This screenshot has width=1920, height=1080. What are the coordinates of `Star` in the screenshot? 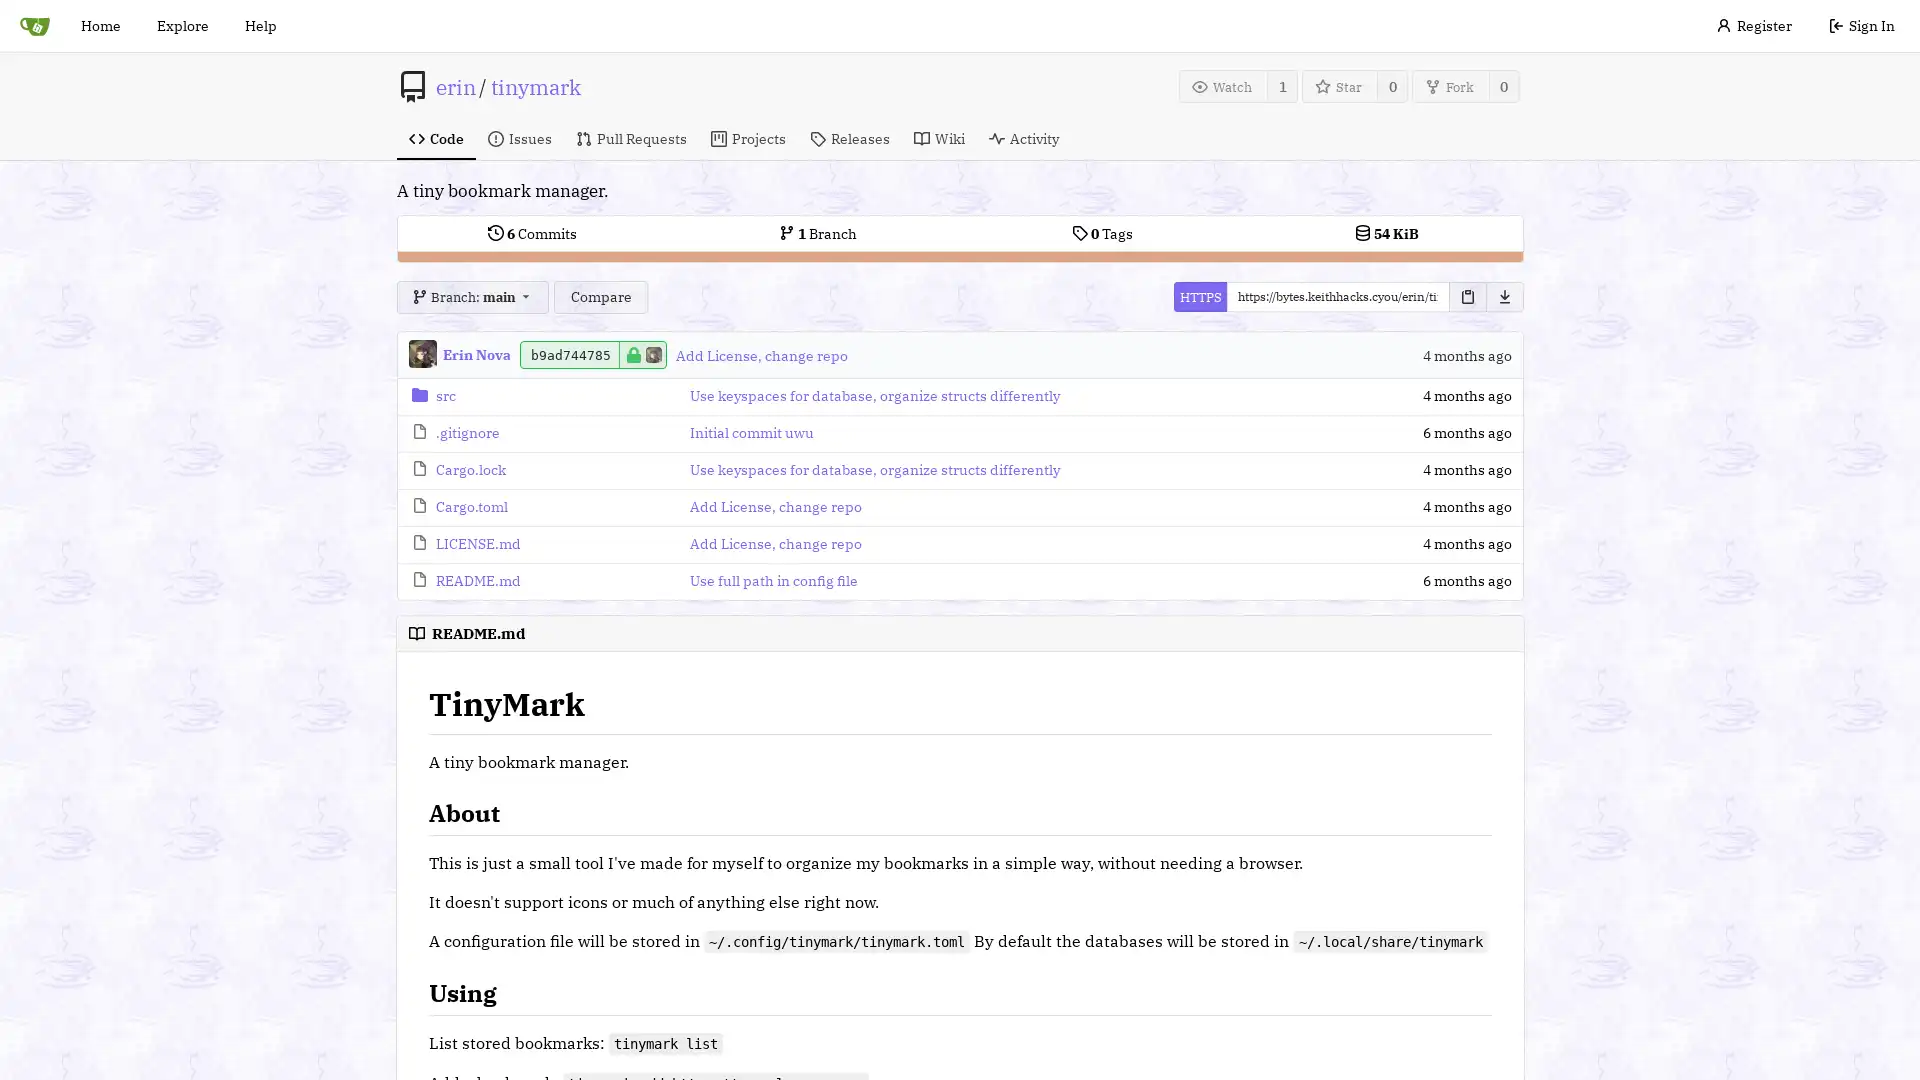 It's located at (1339, 85).